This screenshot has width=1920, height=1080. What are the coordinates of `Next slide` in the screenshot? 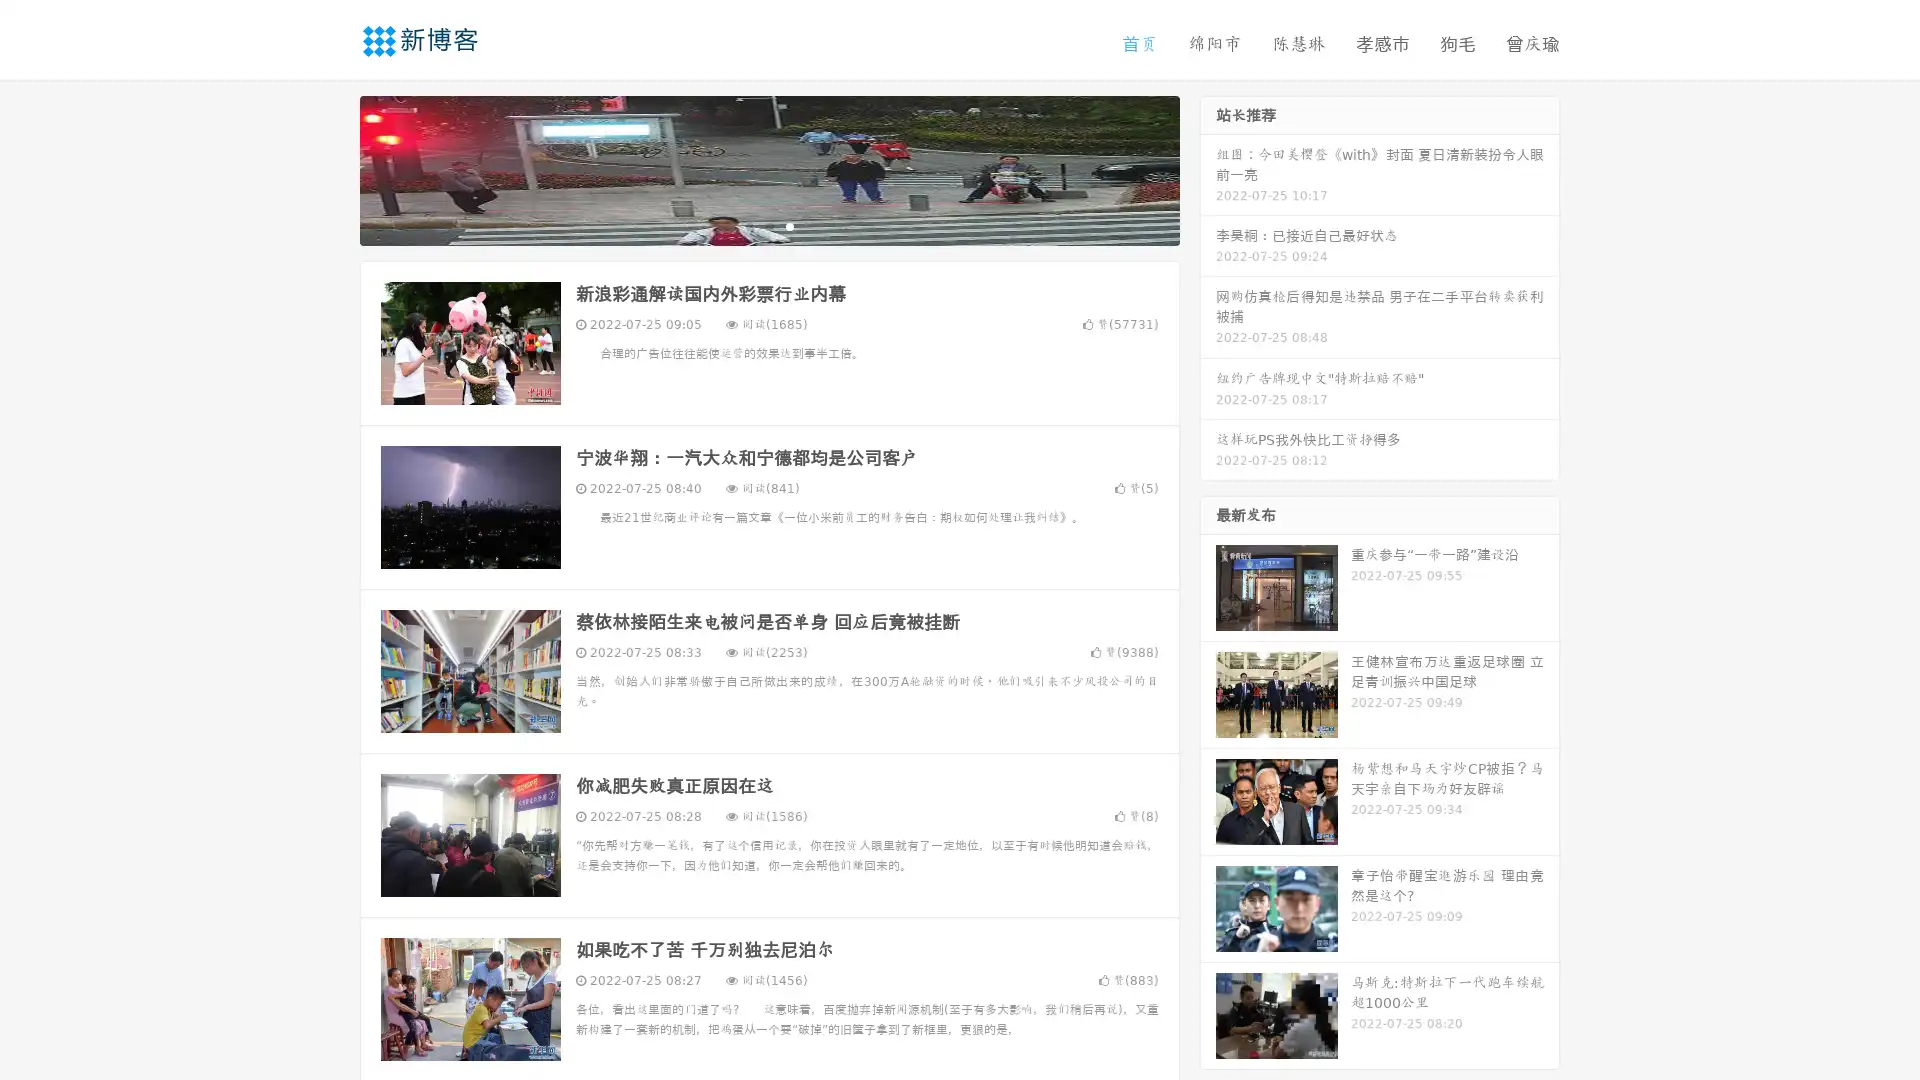 It's located at (1208, 168).